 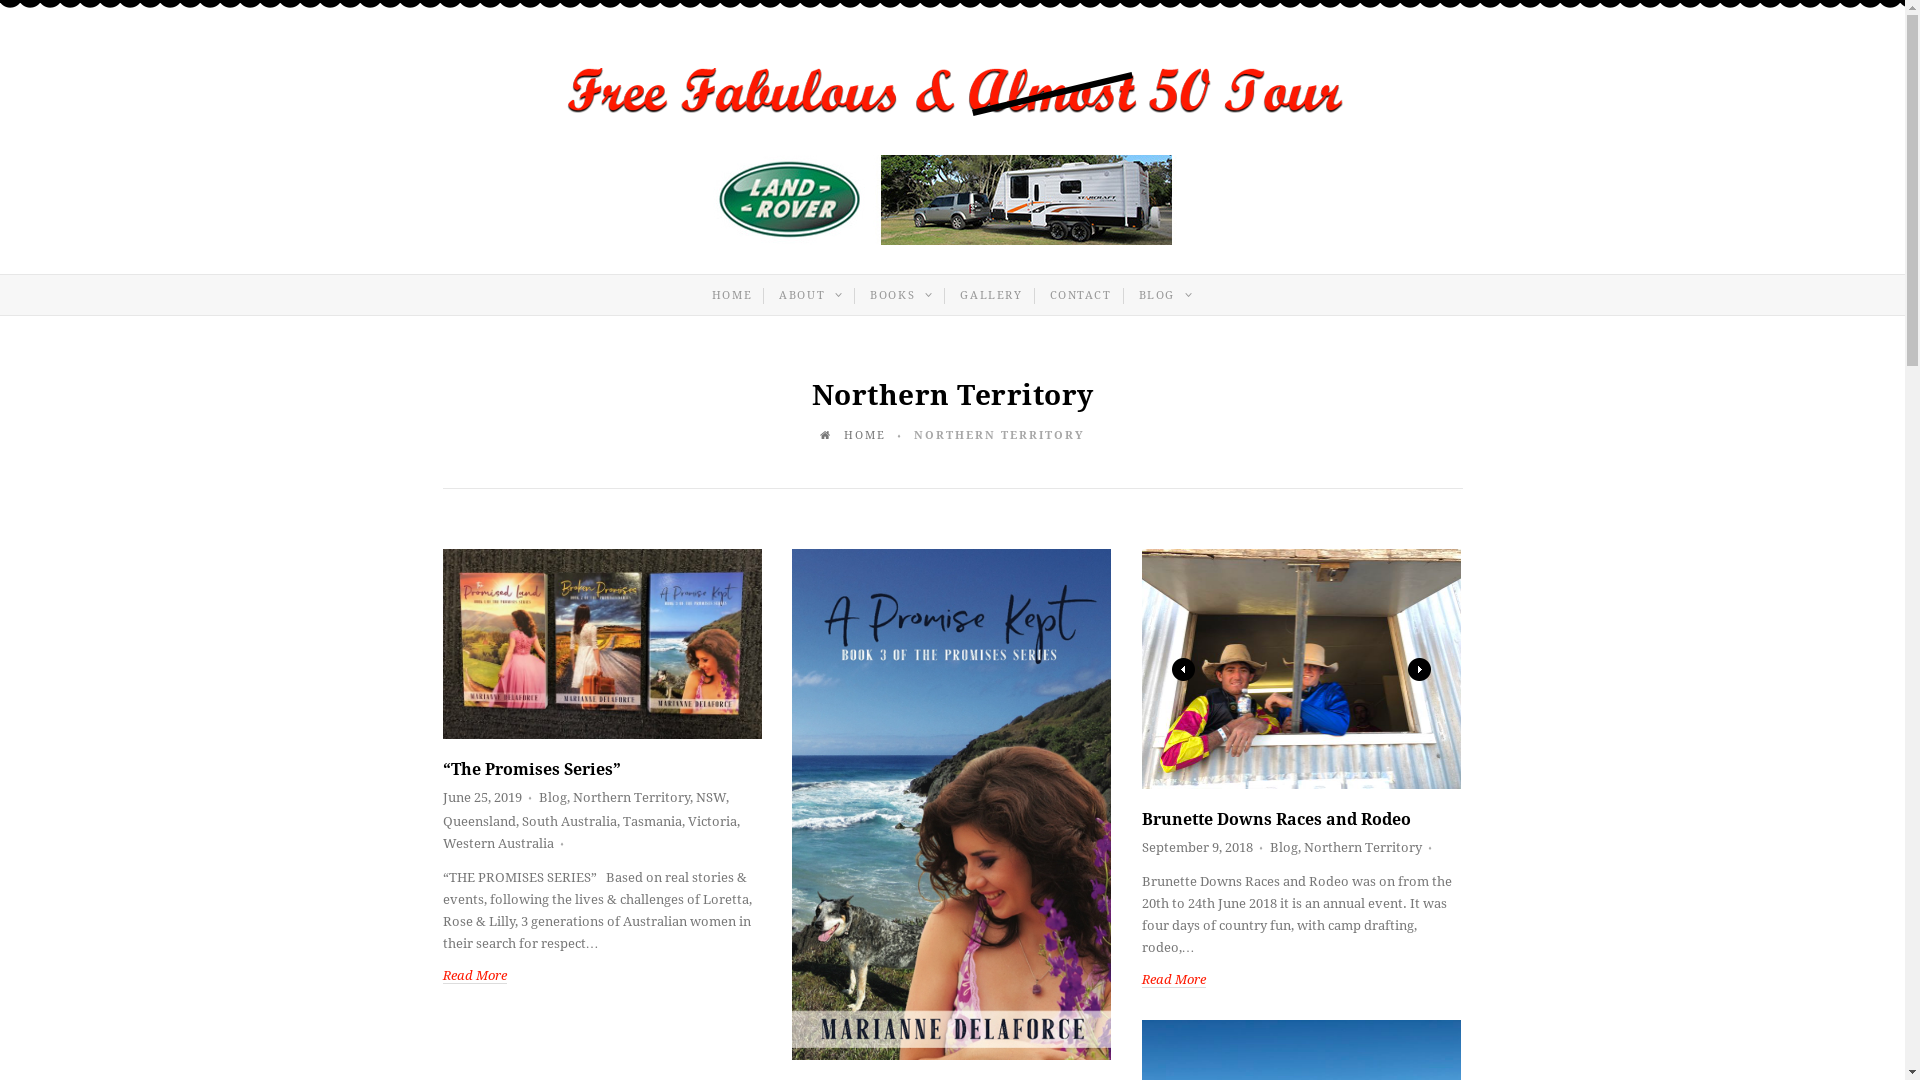 I want to click on 'Queensland', so click(x=477, y=821).